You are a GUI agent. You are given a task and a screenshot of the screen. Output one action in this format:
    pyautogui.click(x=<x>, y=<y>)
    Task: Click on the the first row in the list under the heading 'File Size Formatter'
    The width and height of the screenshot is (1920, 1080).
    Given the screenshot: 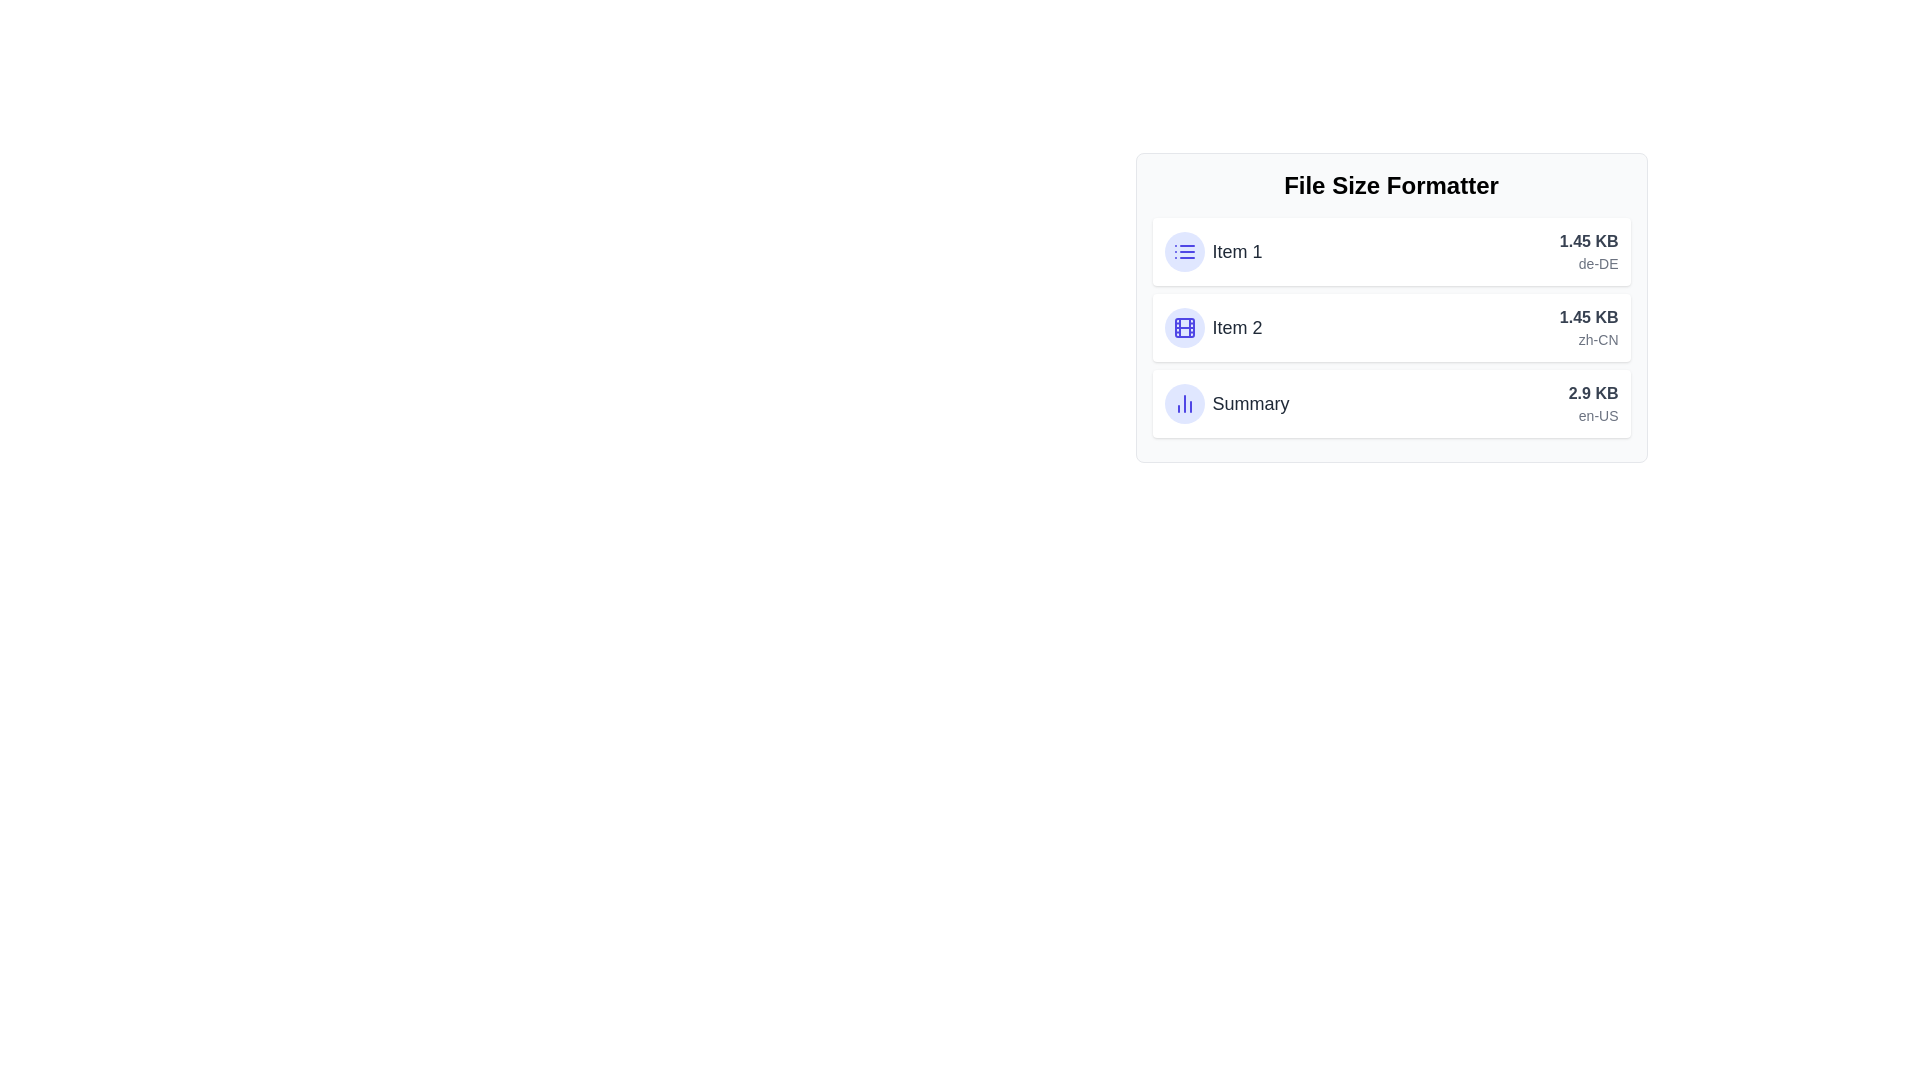 What is the action you would take?
    pyautogui.click(x=1212, y=250)
    